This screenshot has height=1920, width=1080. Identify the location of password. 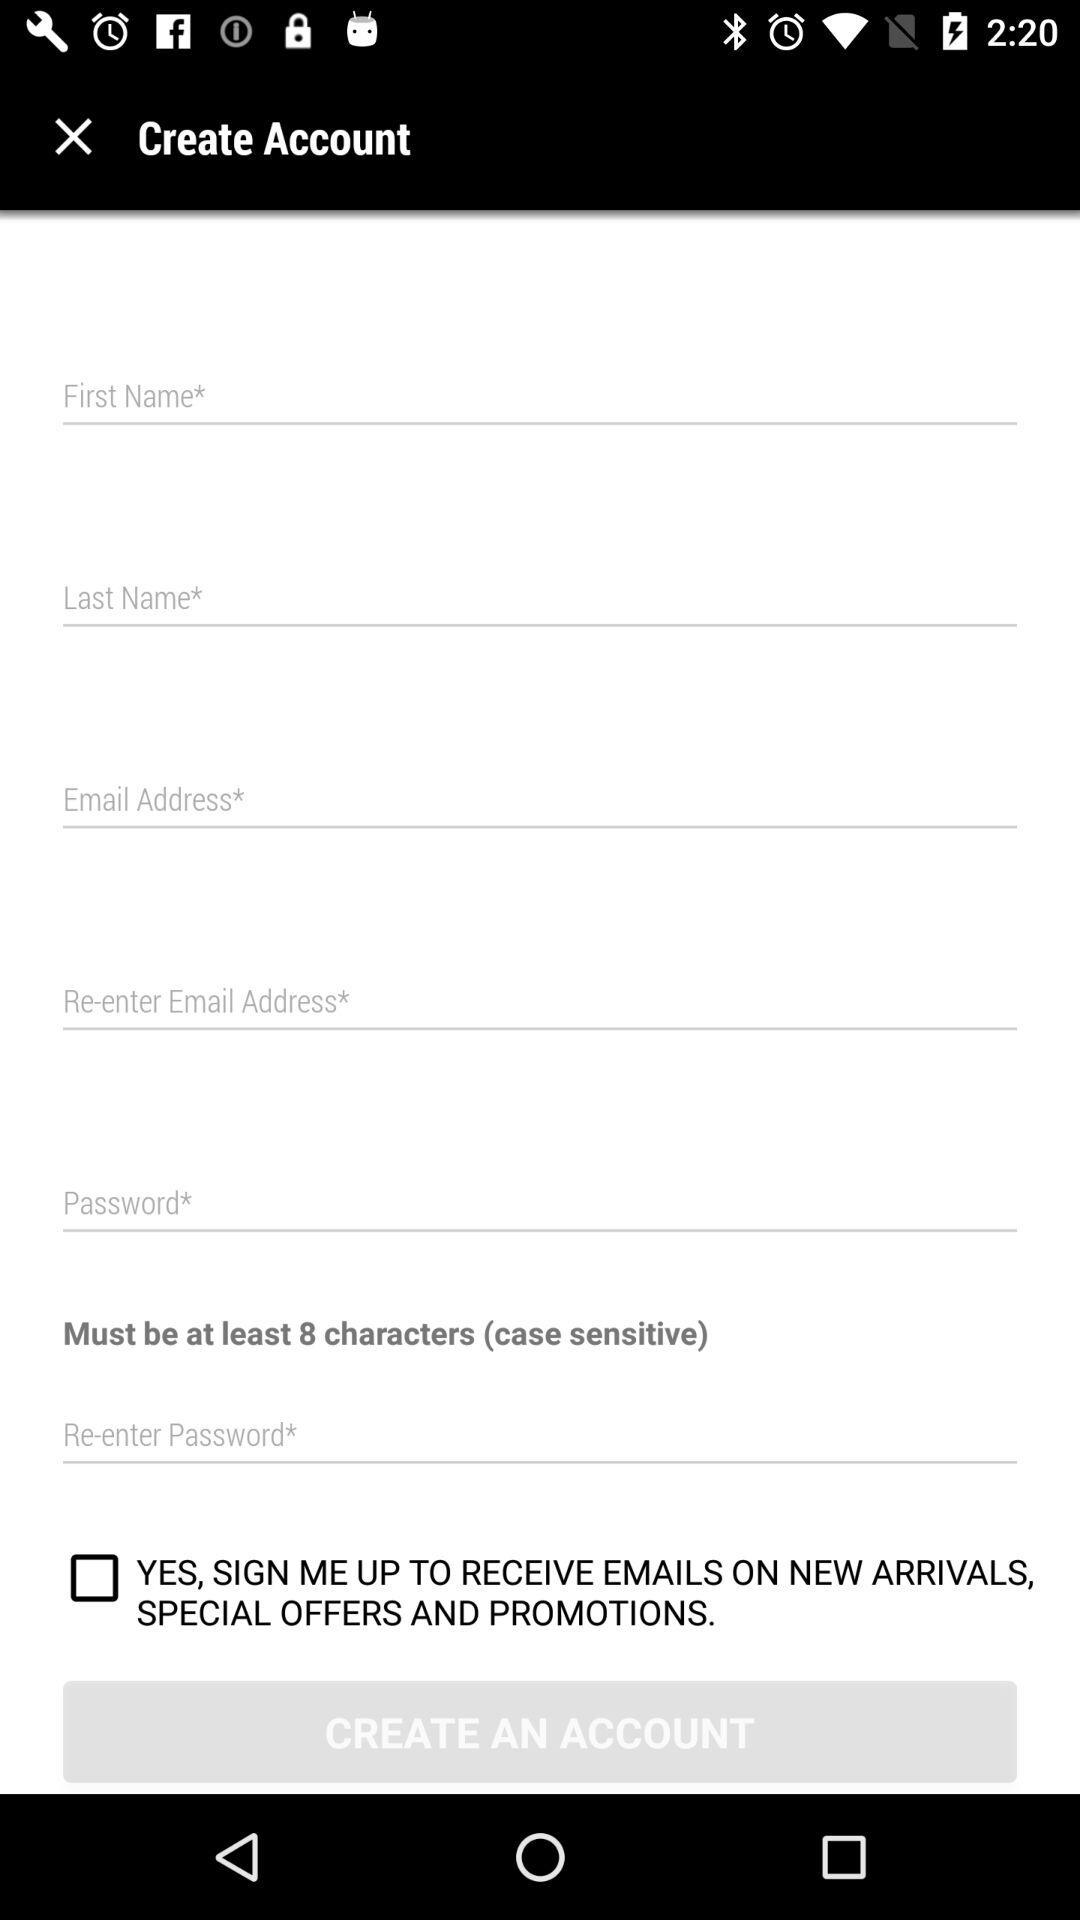
(540, 1202).